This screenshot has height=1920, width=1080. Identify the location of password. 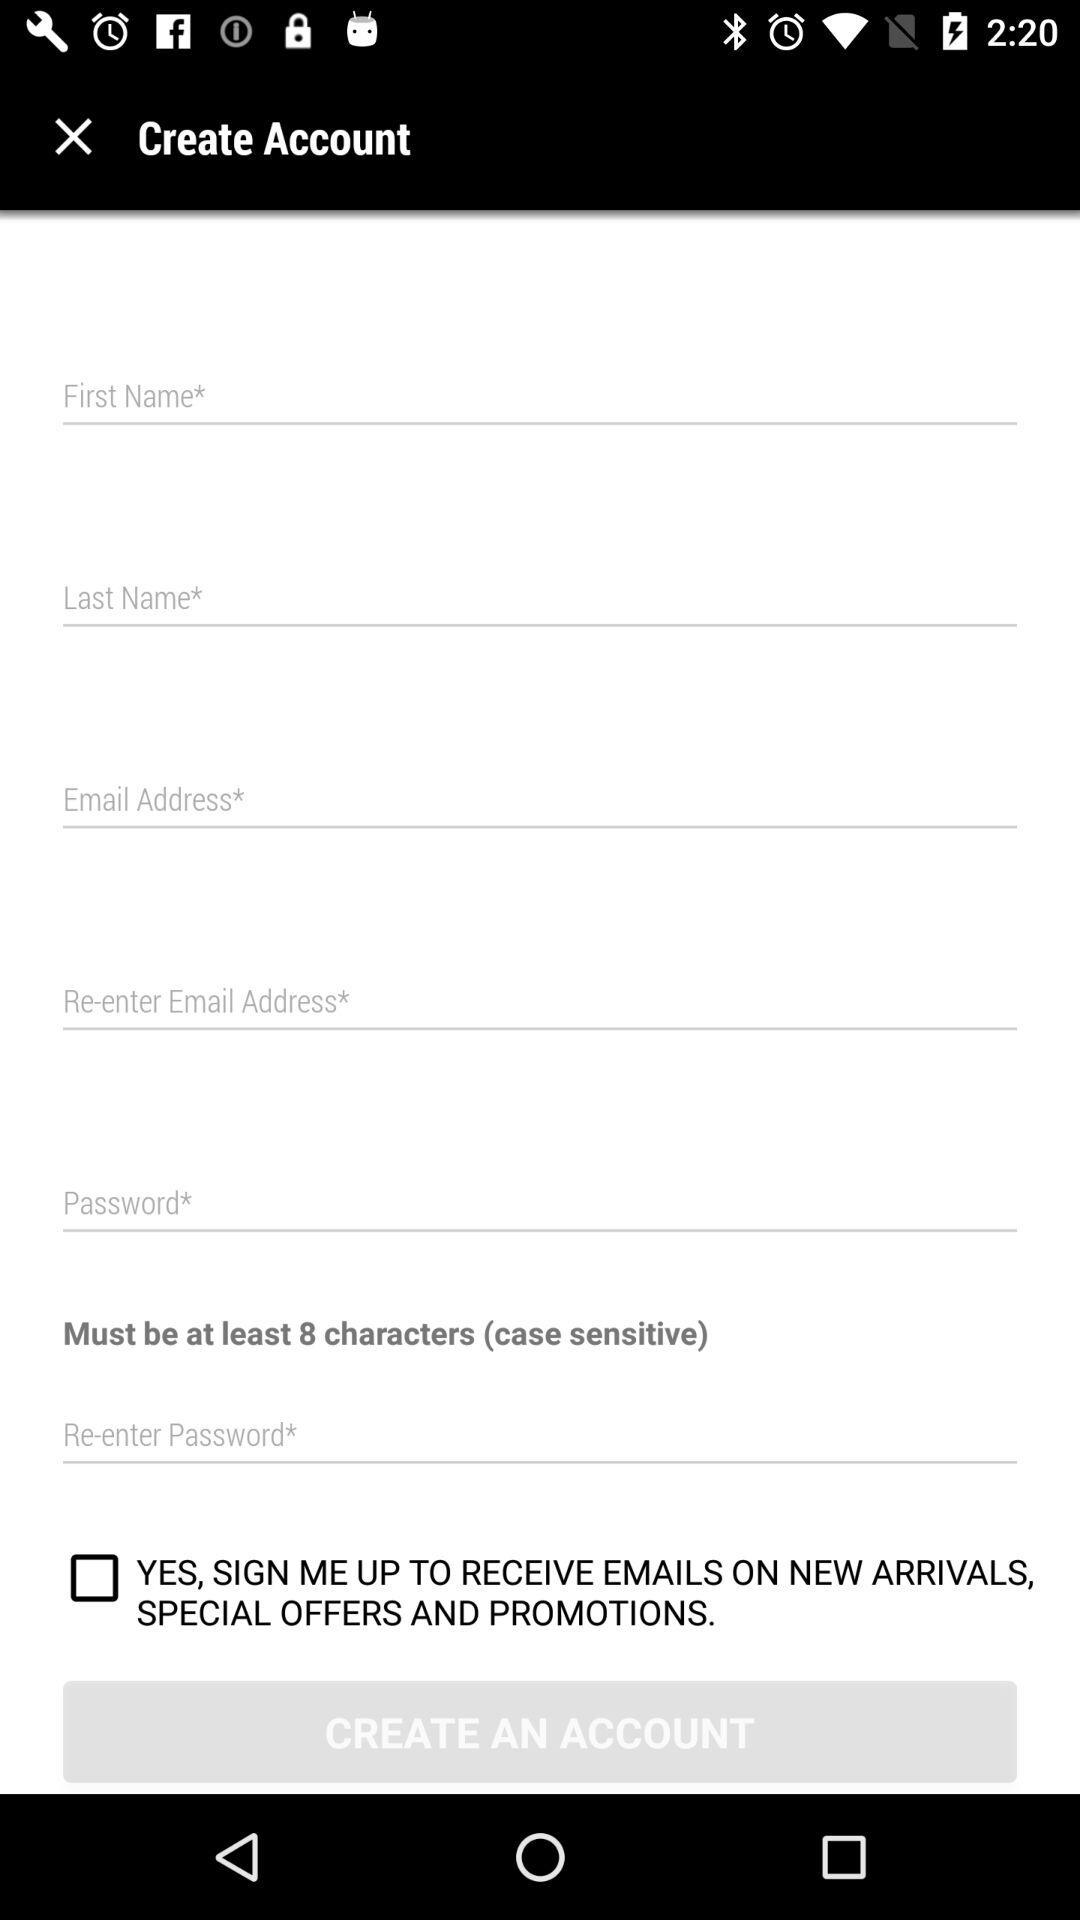
(540, 1202).